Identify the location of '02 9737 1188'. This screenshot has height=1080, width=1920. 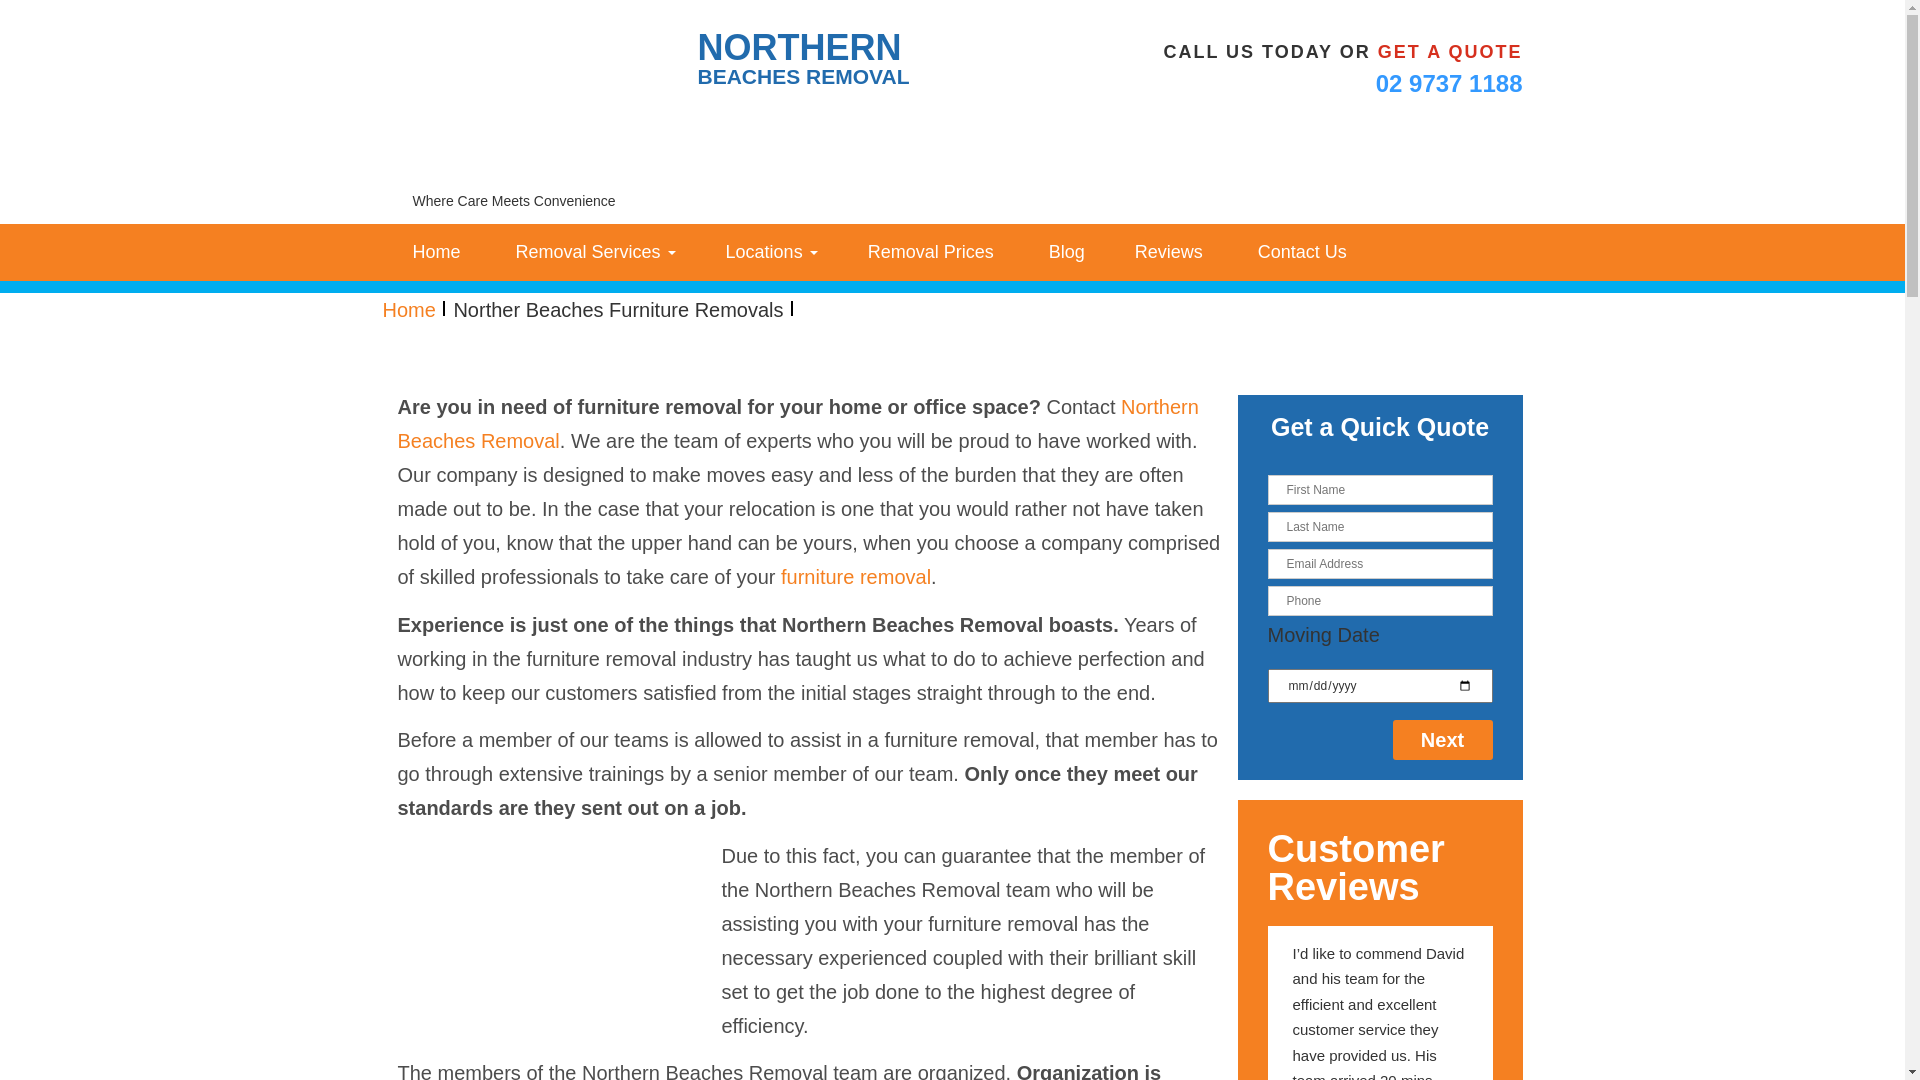
(1449, 83).